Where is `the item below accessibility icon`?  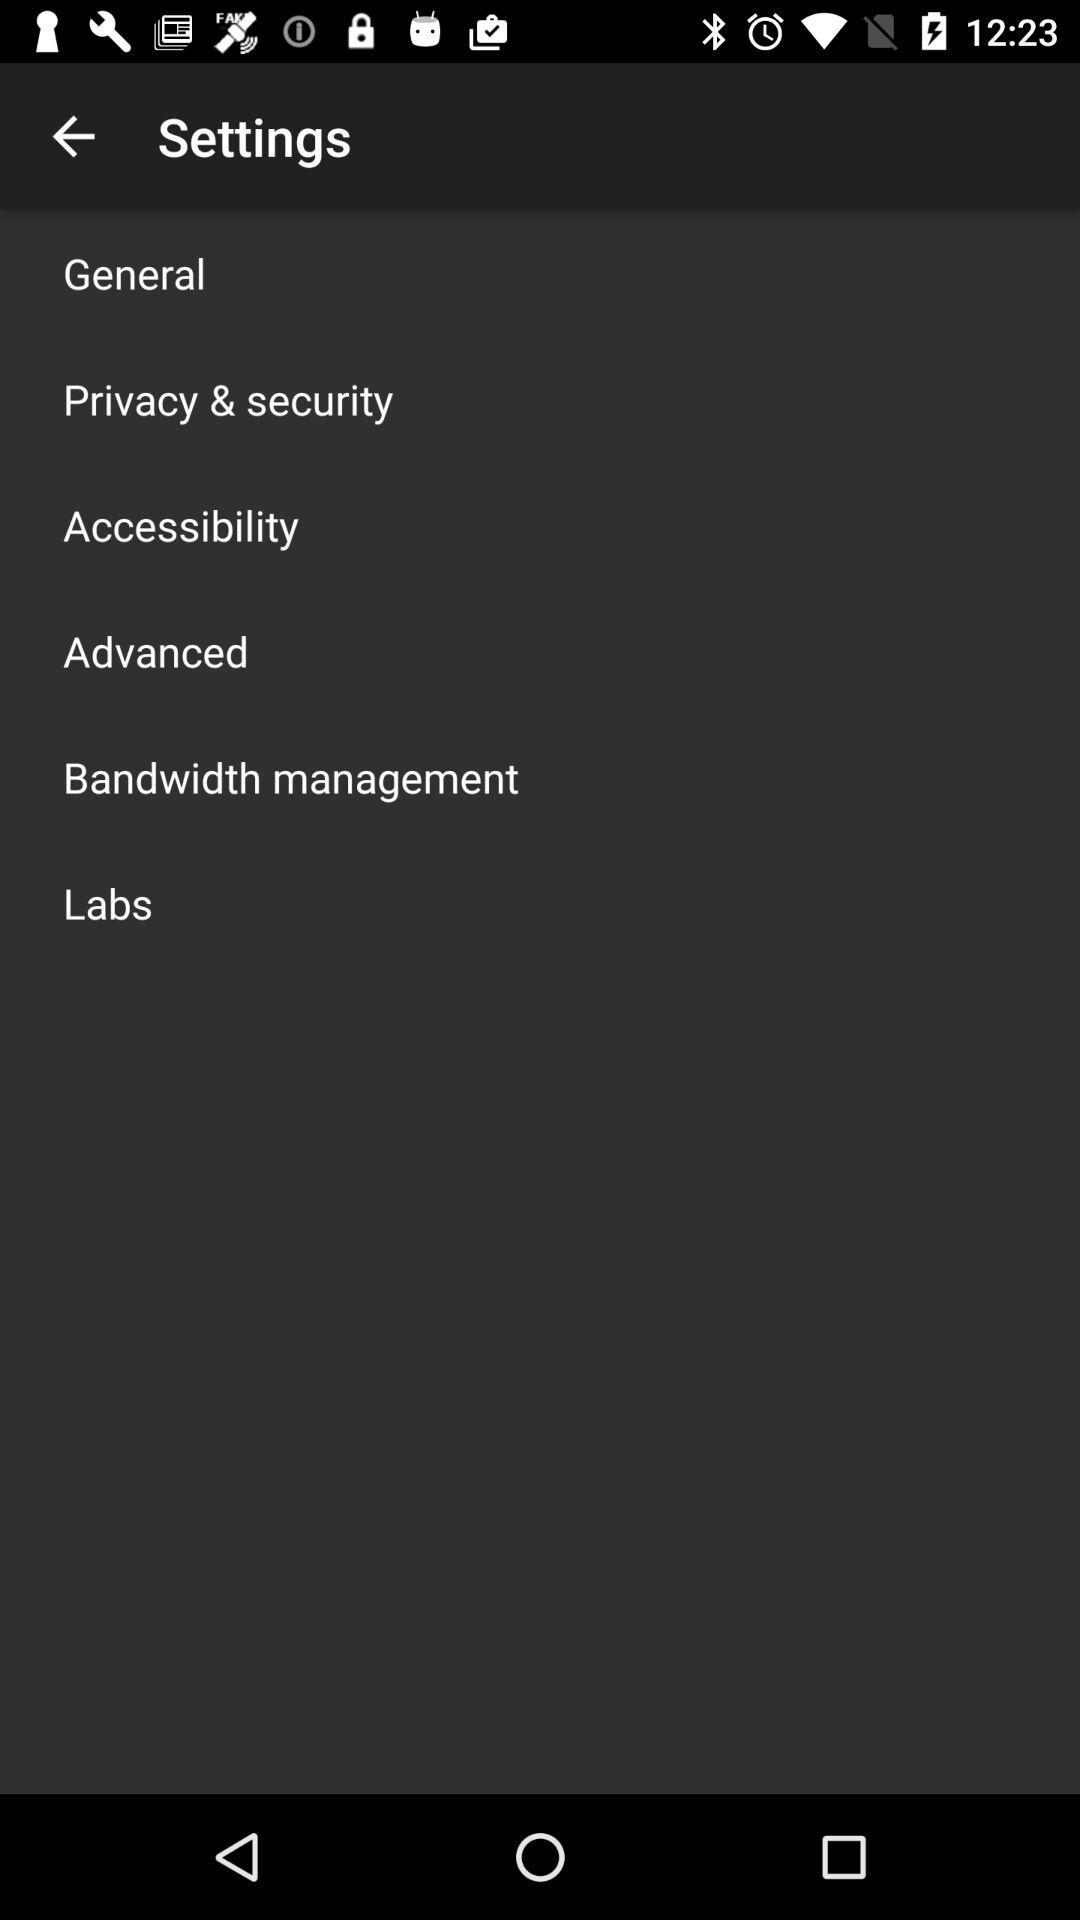
the item below accessibility icon is located at coordinates (154, 651).